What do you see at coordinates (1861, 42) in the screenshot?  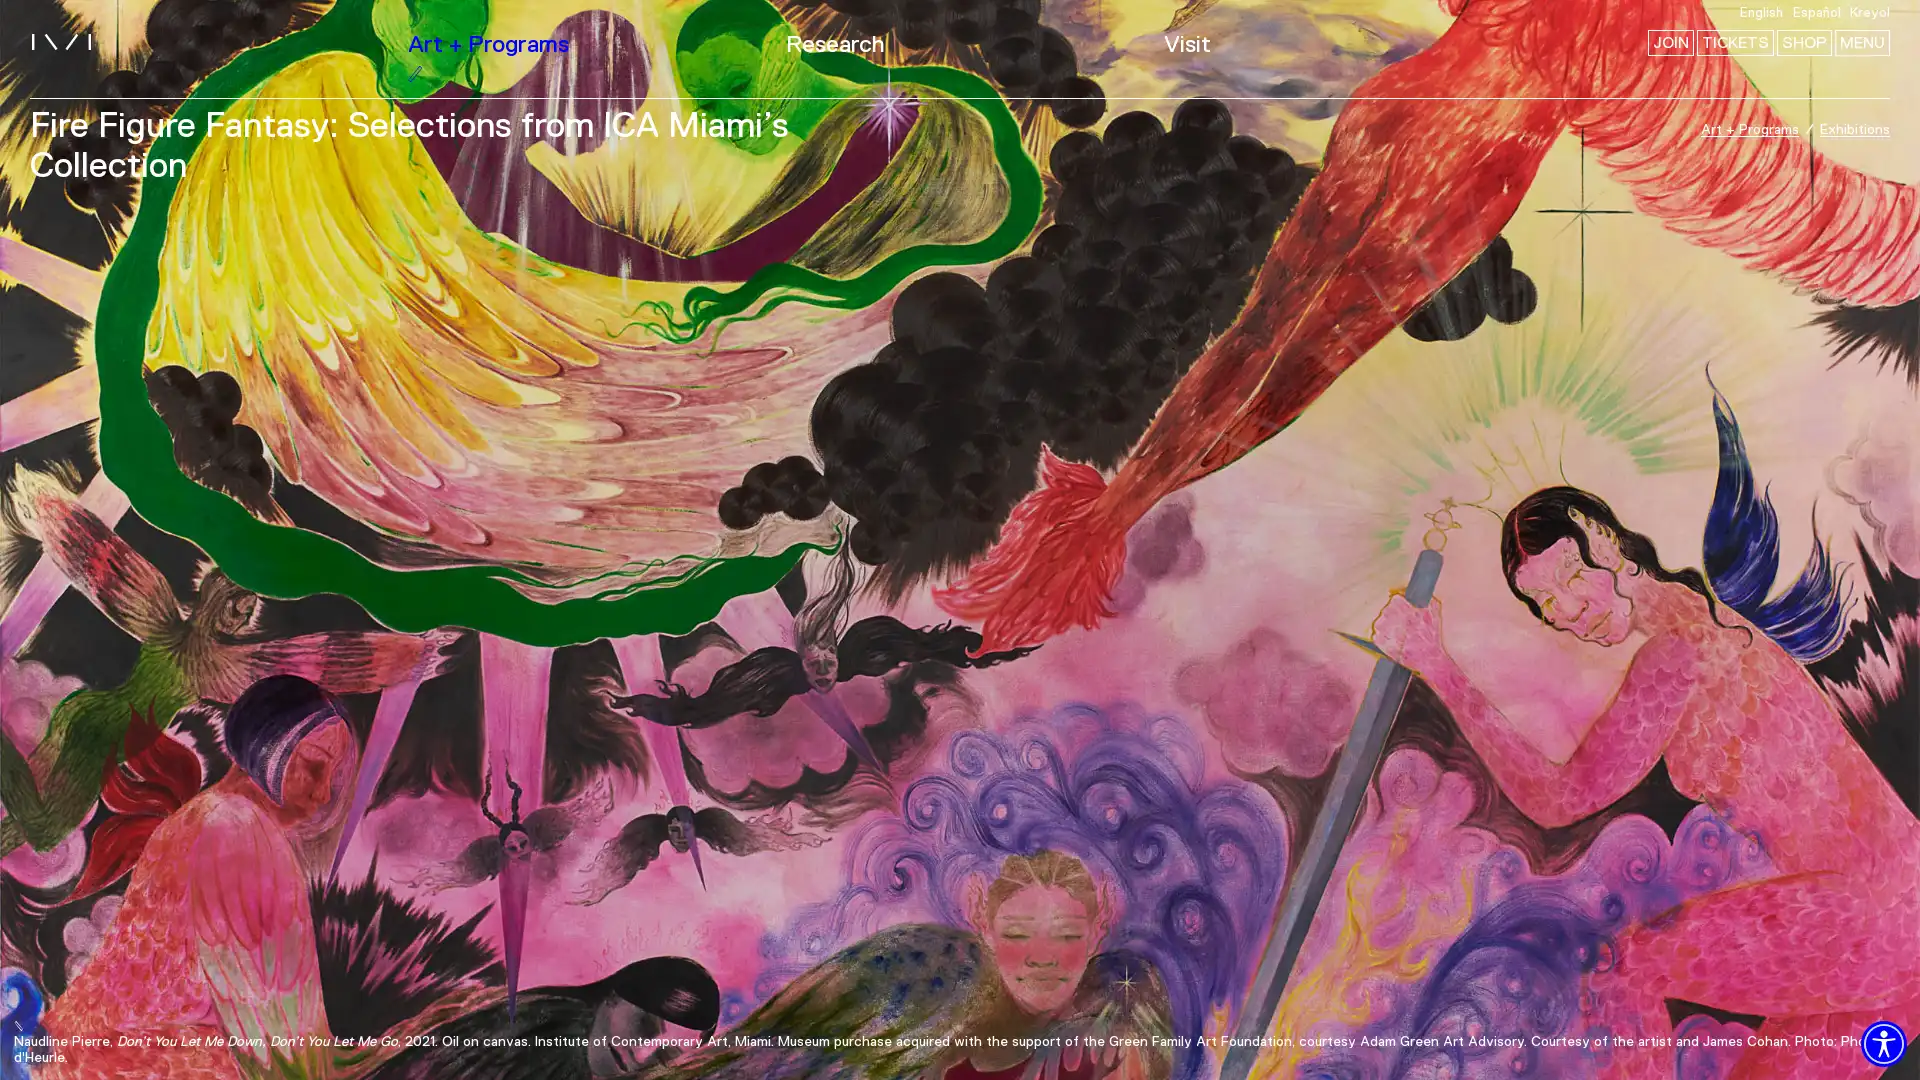 I see `MENU` at bounding box center [1861, 42].